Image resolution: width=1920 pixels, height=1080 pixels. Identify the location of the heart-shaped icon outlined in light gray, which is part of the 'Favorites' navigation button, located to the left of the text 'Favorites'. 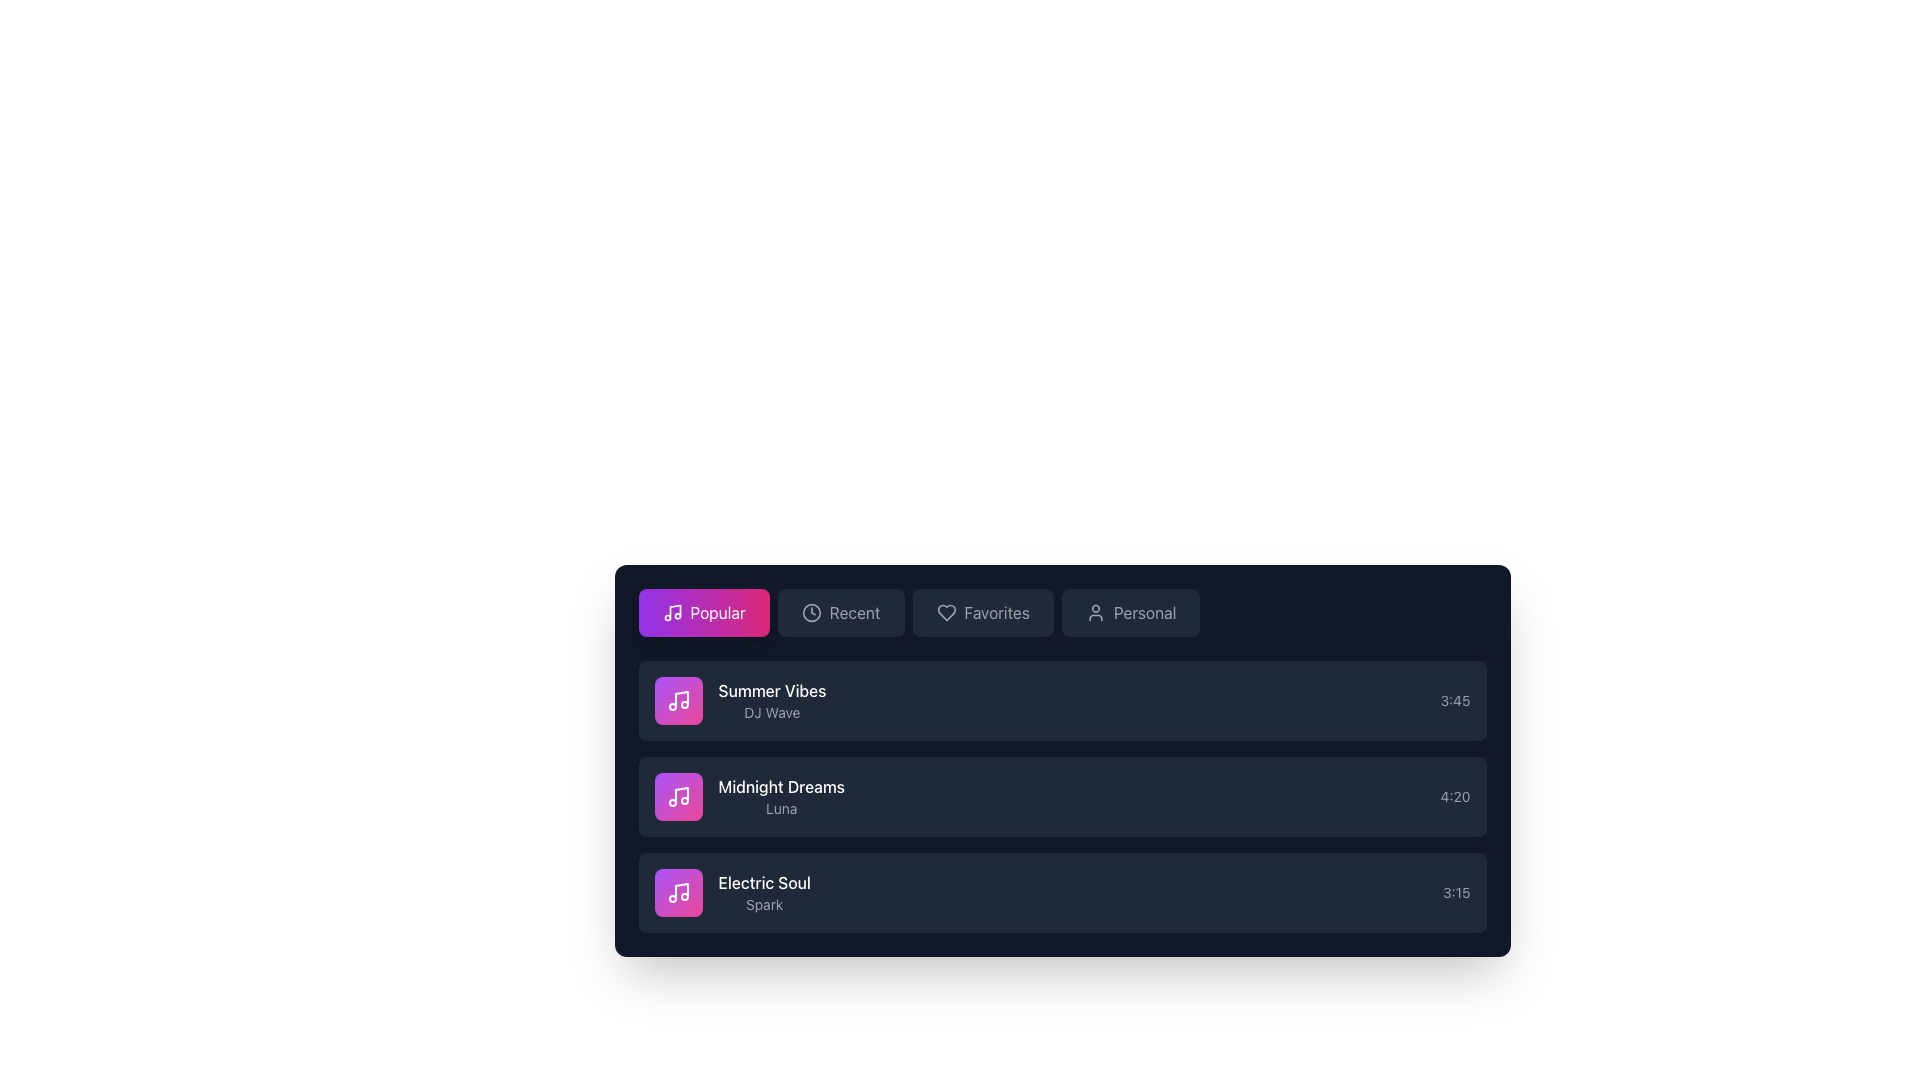
(945, 612).